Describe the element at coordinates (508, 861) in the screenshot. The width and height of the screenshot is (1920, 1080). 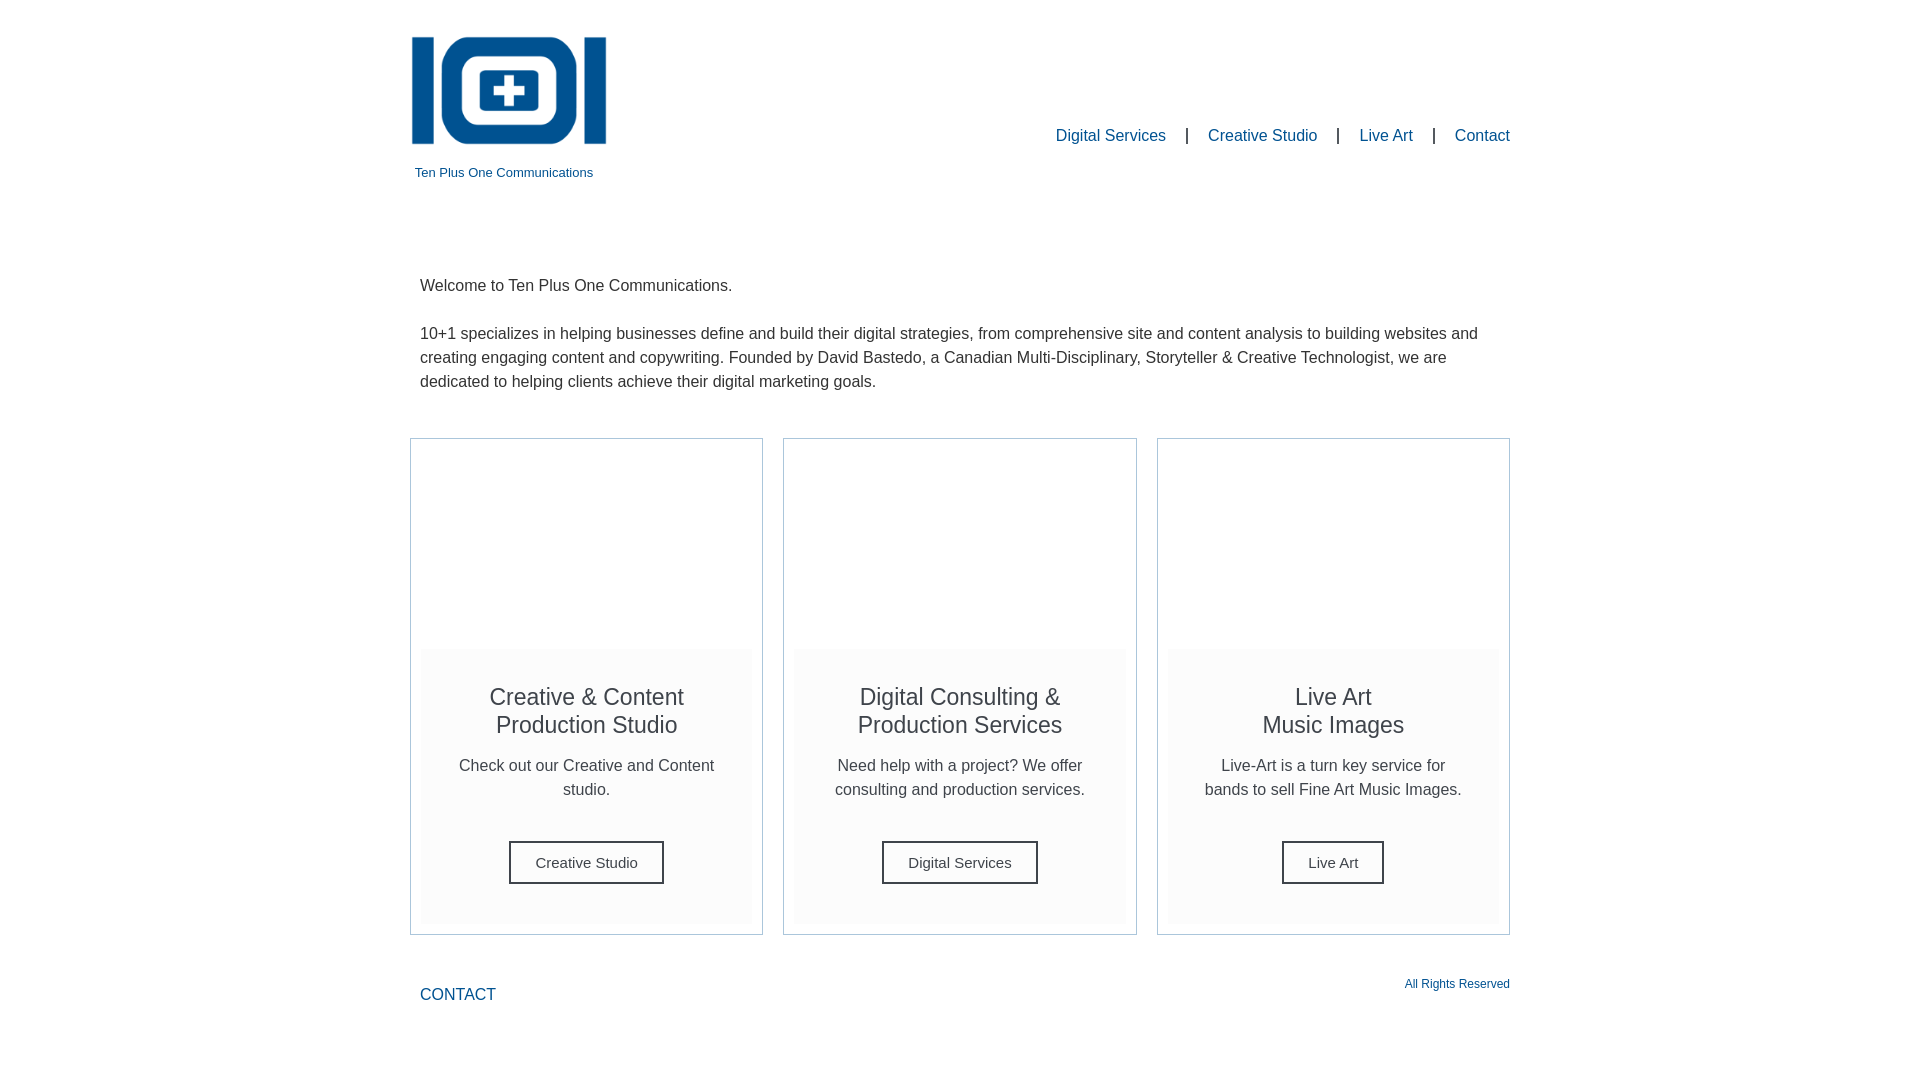
I see `'Creative Studio'` at that location.